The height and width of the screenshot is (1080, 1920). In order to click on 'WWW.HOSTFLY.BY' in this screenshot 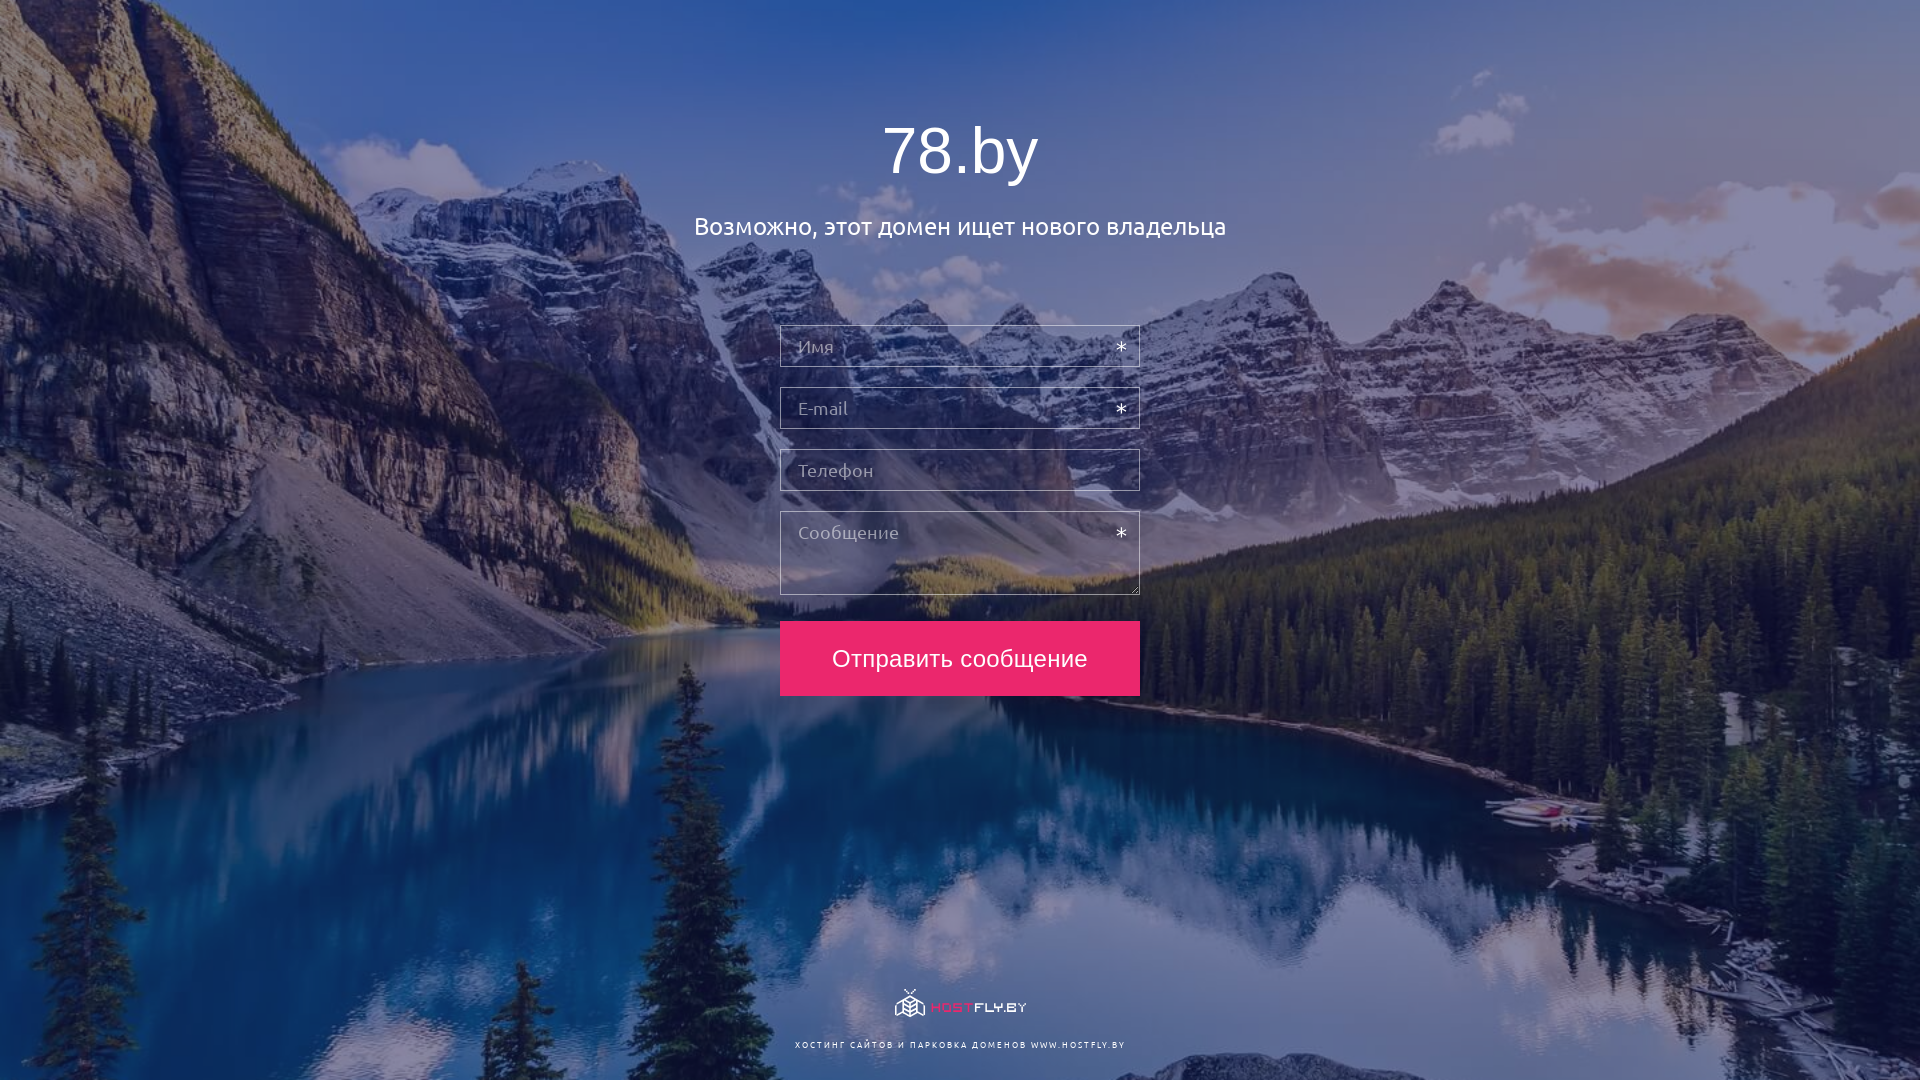, I will do `click(1030, 1043)`.